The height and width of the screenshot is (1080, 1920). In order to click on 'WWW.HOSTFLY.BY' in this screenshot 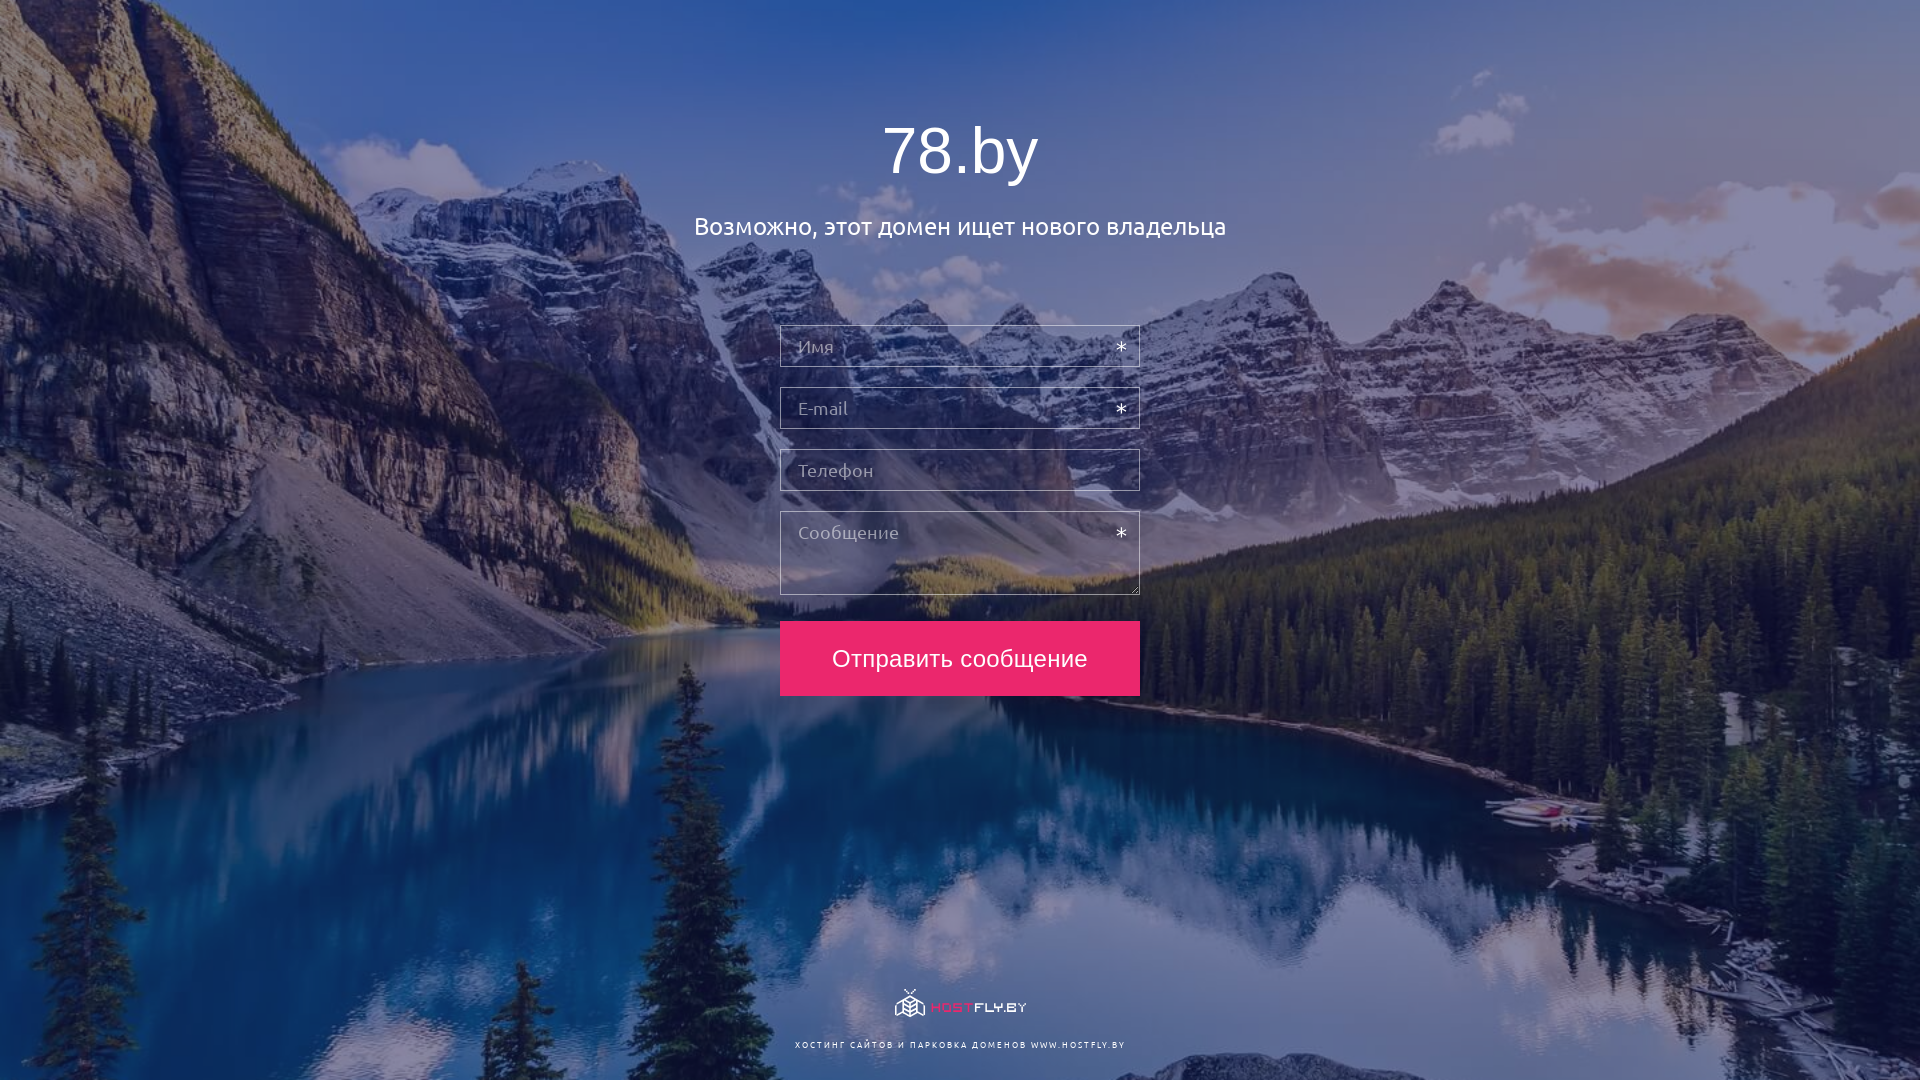, I will do `click(1030, 1043)`.